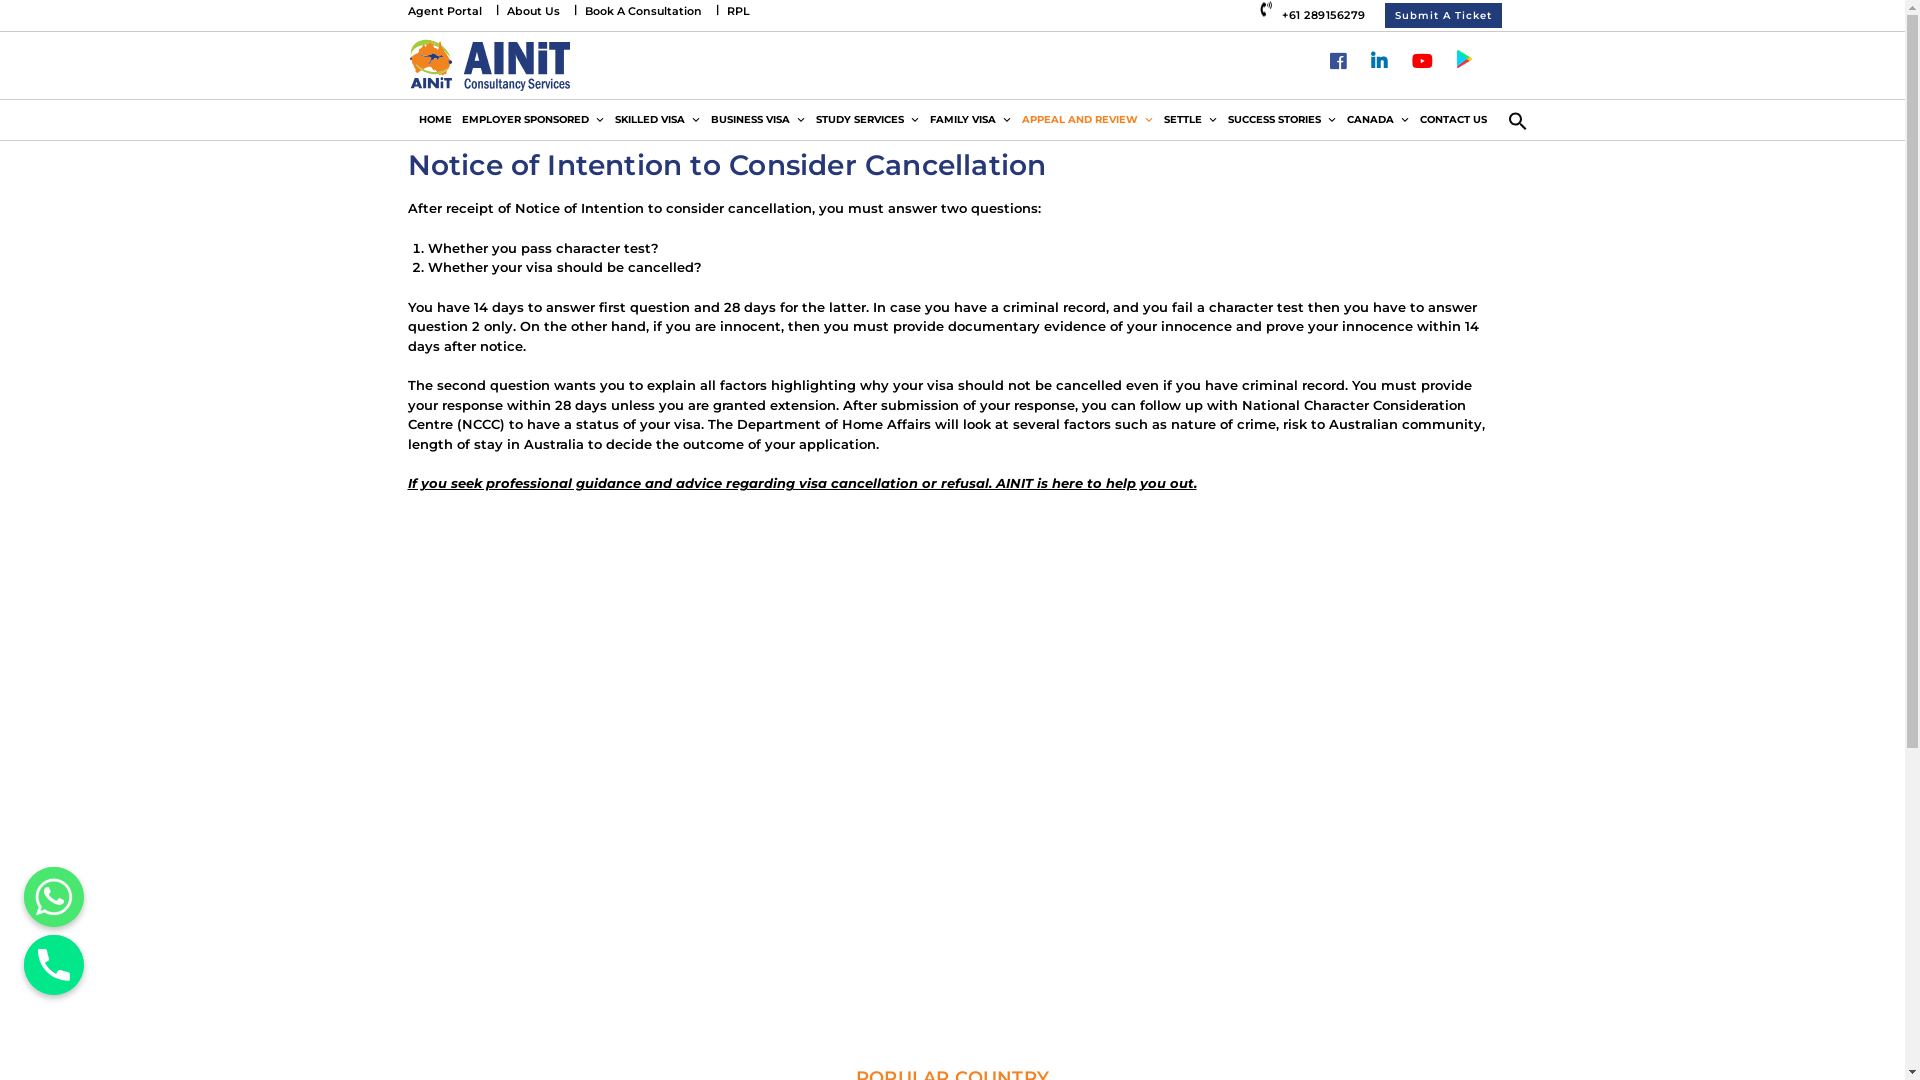 The height and width of the screenshot is (1080, 1920). Describe the element at coordinates (1342, 119) in the screenshot. I see `'CANADA'` at that location.